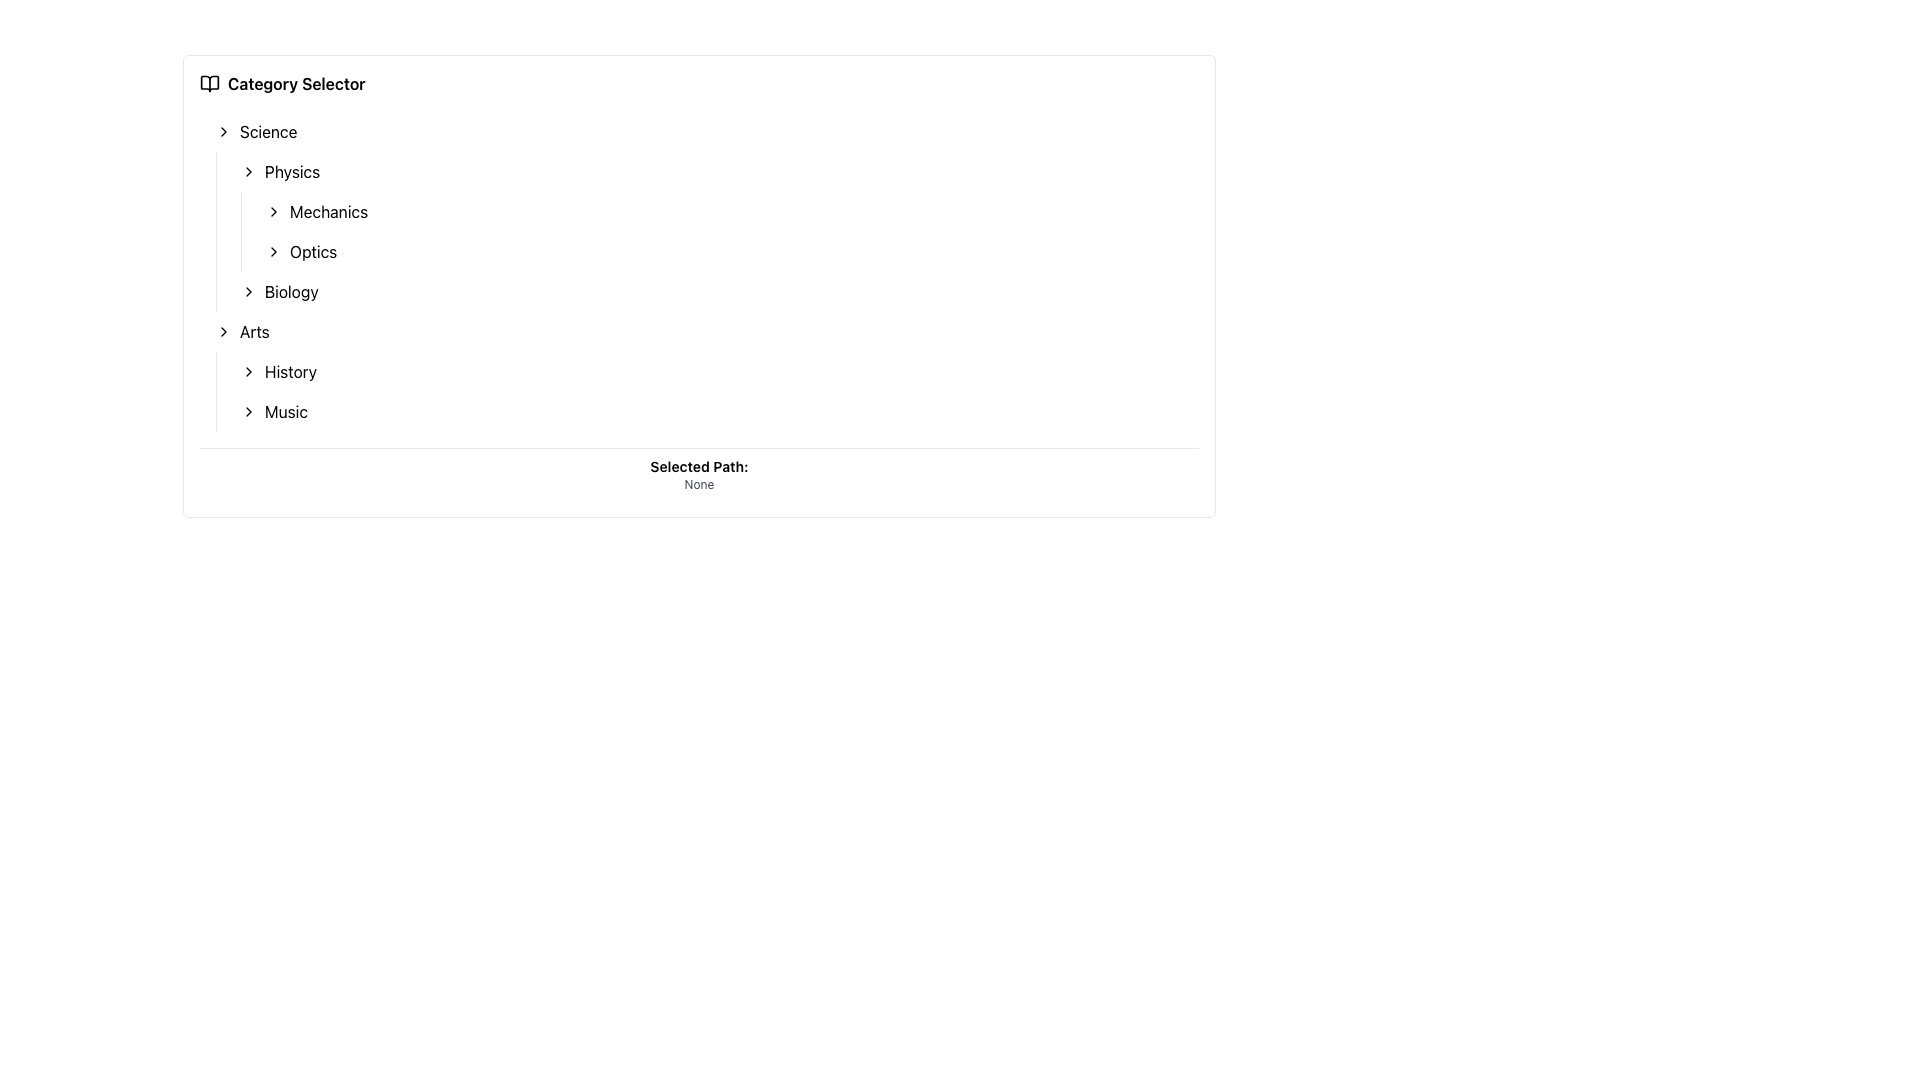 Image resolution: width=1920 pixels, height=1080 pixels. Describe the element at coordinates (272, 250) in the screenshot. I see `the right-facing chevron icon next to the 'Optics' label` at that location.